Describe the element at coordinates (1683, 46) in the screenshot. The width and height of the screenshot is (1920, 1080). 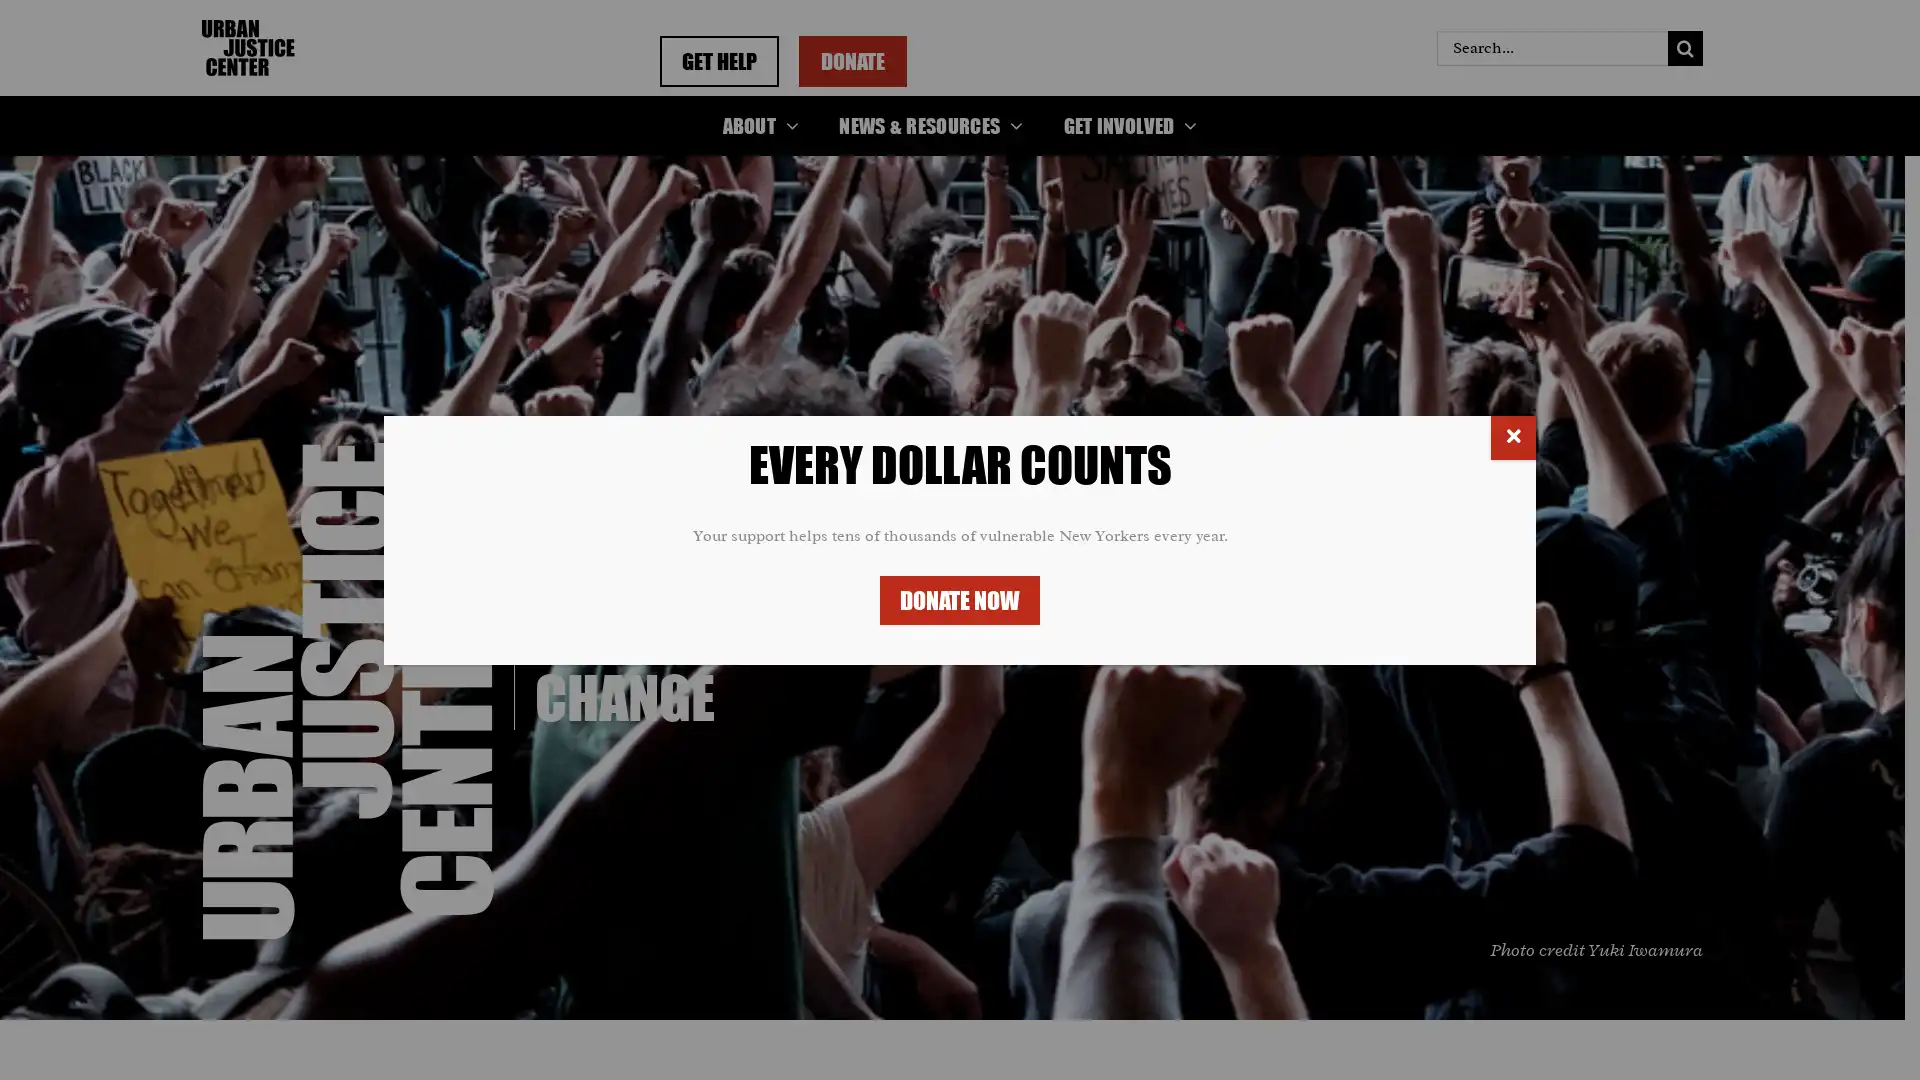
I see `Search` at that location.